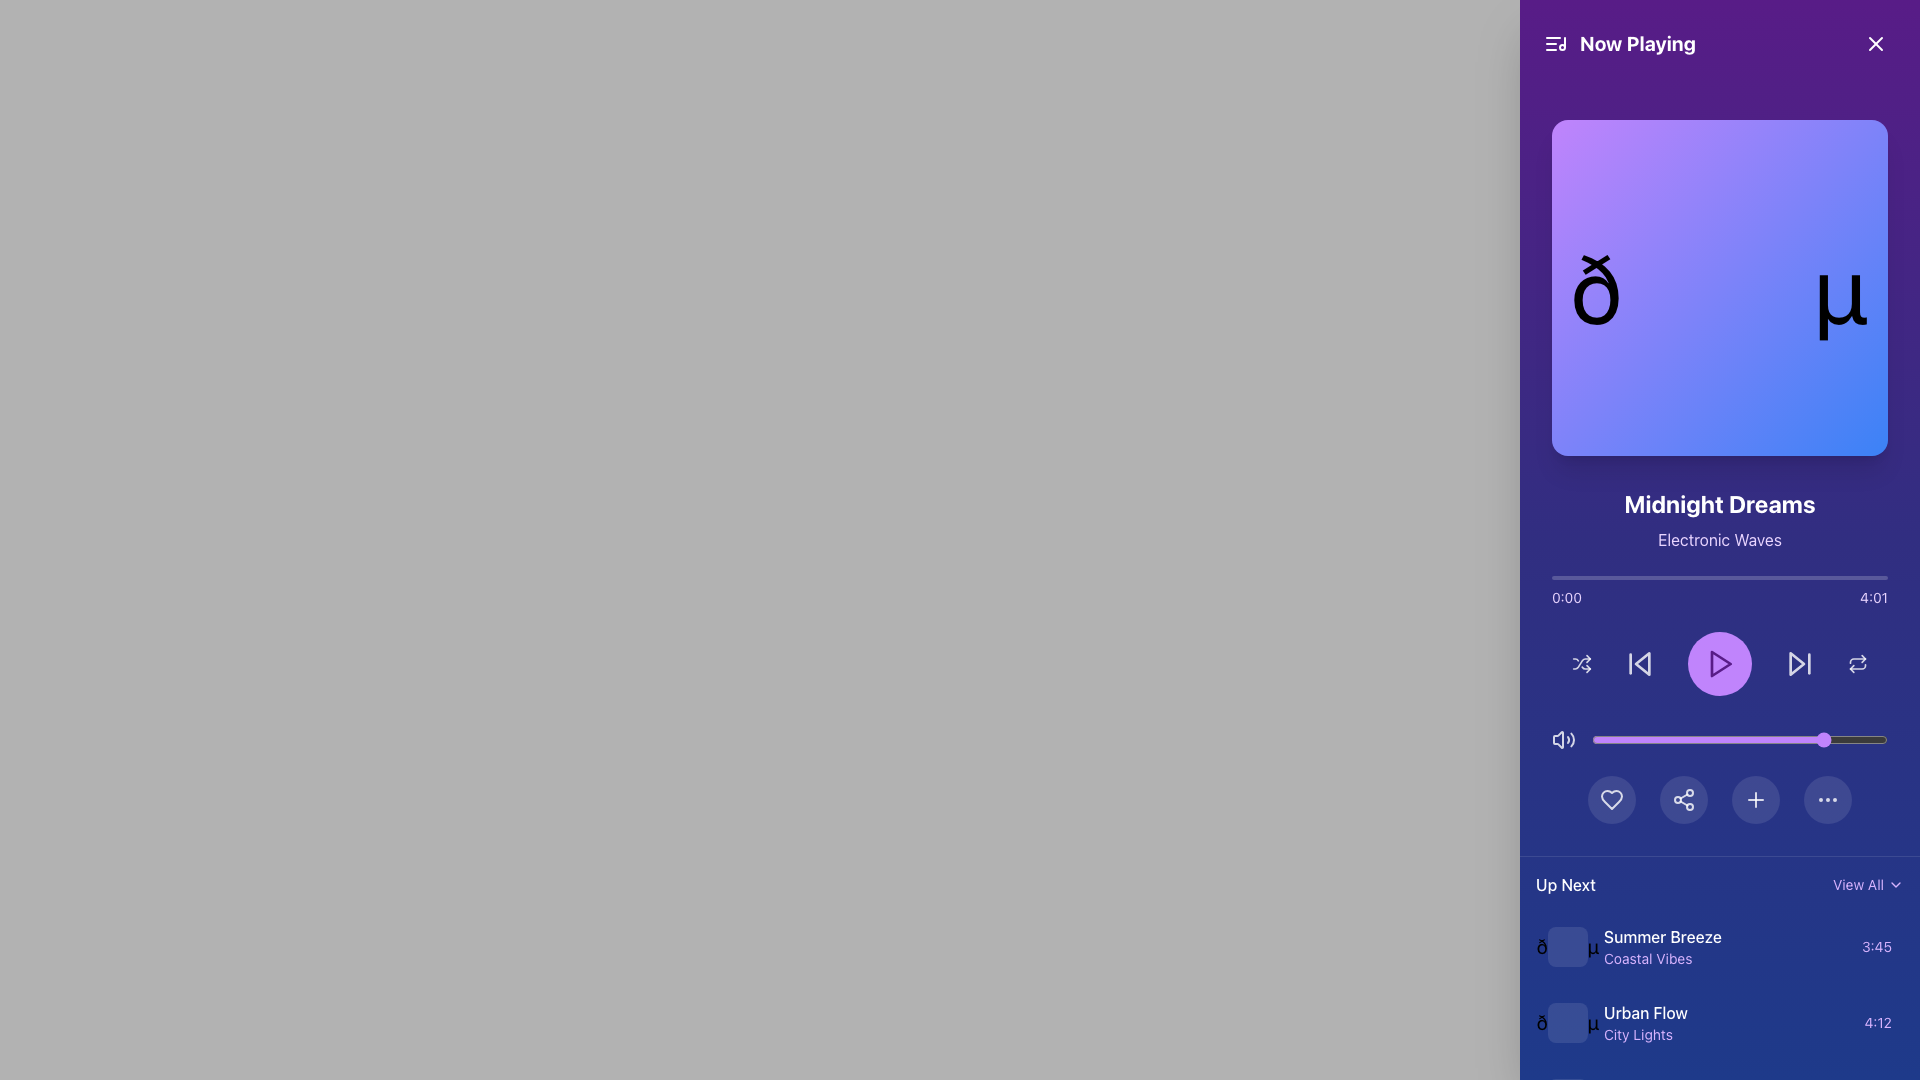 This screenshot has width=1920, height=1080. What do you see at coordinates (1715, 740) in the screenshot?
I see `slider value` at bounding box center [1715, 740].